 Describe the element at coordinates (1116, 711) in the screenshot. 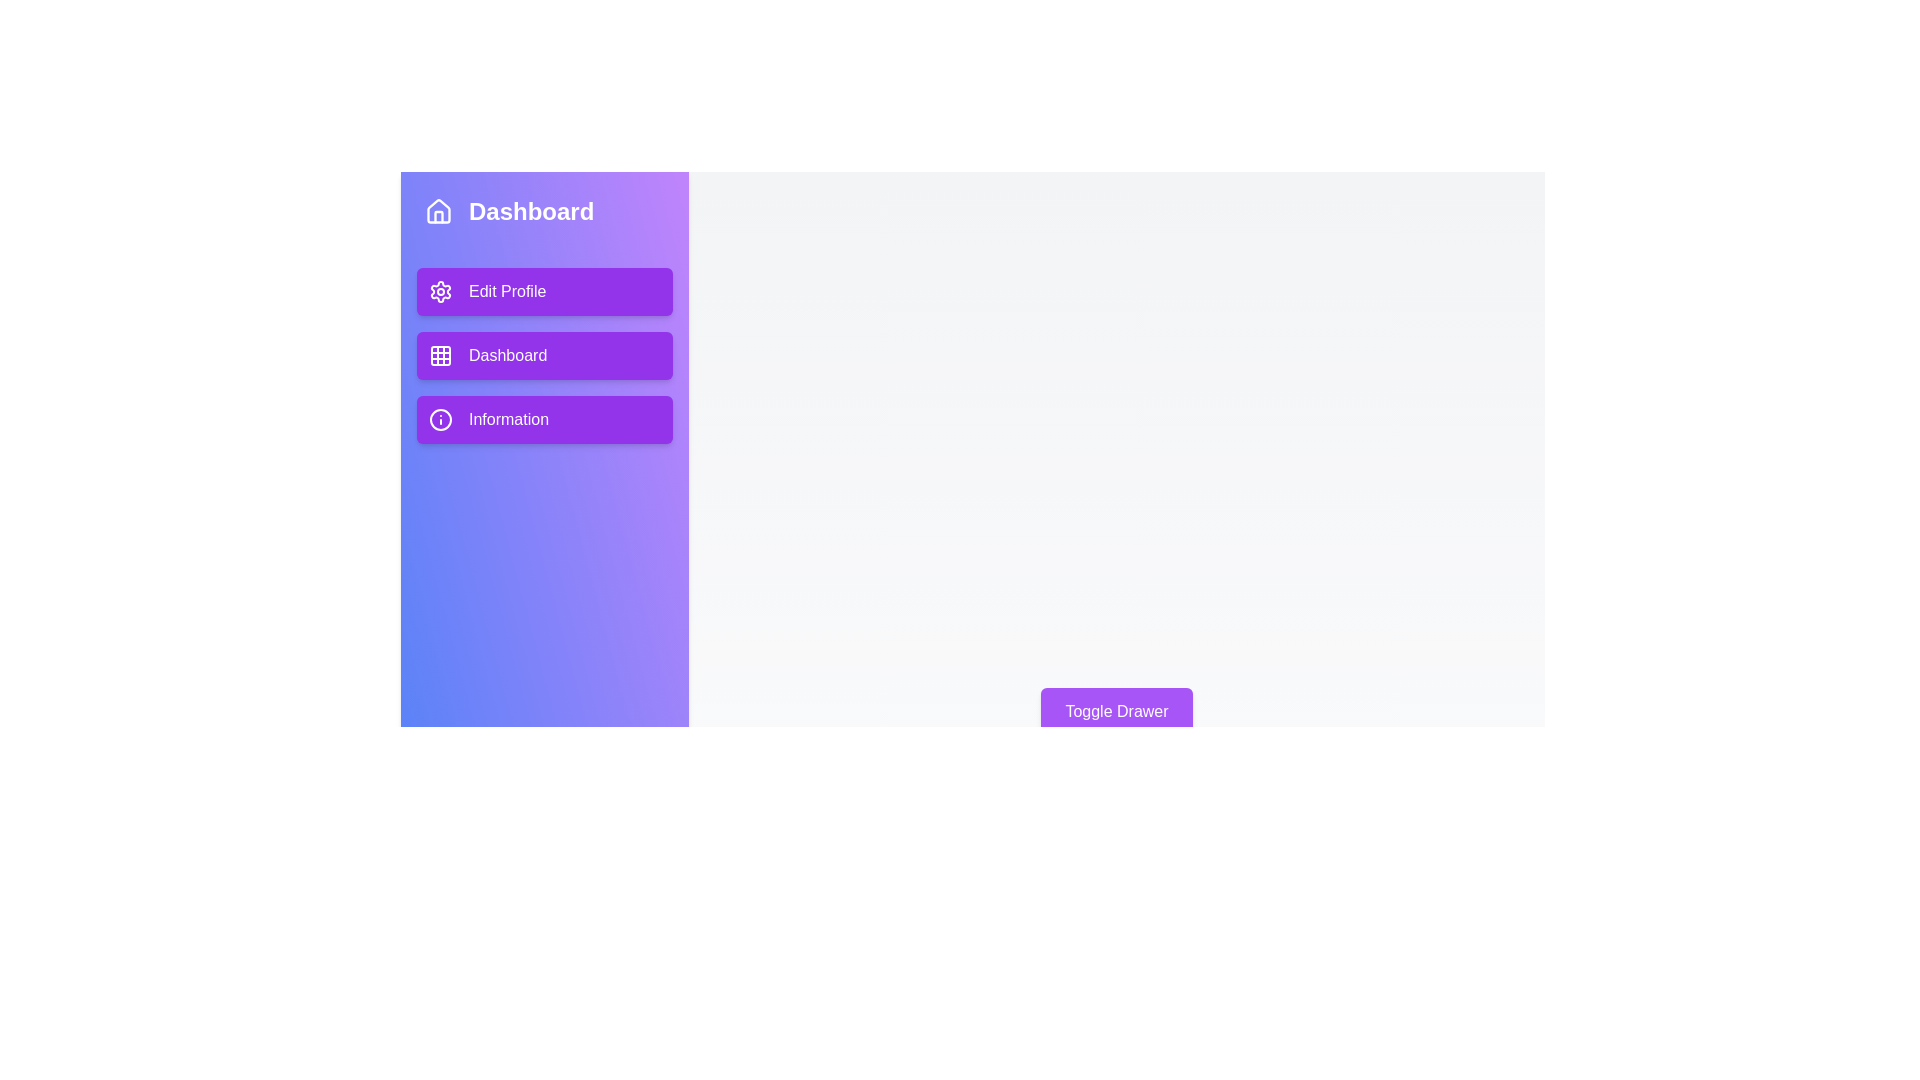

I see `'Toggle Drawer' button to toggle the drawer visibility` at that location.